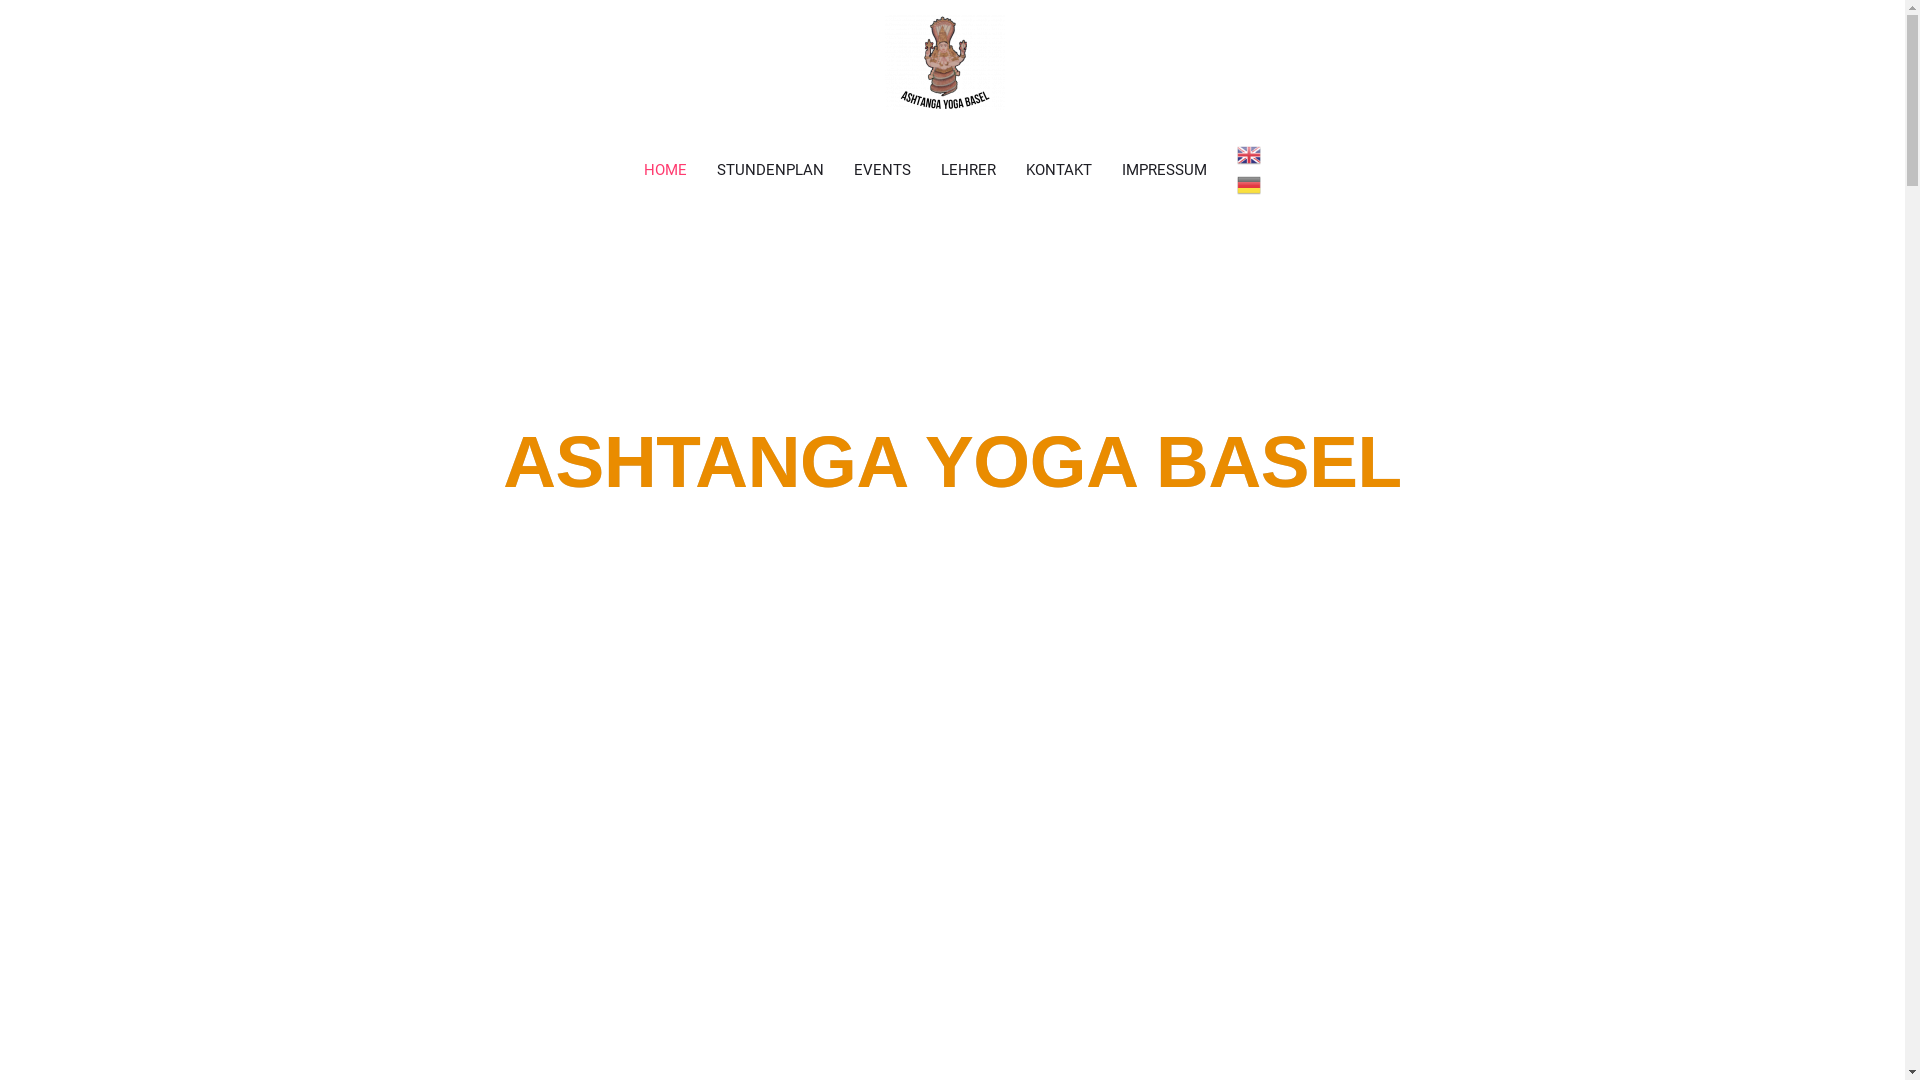  Describe the element at coordinates (769, 168) in the screenshot. I see `'STUNDENPLAN'` at that location.